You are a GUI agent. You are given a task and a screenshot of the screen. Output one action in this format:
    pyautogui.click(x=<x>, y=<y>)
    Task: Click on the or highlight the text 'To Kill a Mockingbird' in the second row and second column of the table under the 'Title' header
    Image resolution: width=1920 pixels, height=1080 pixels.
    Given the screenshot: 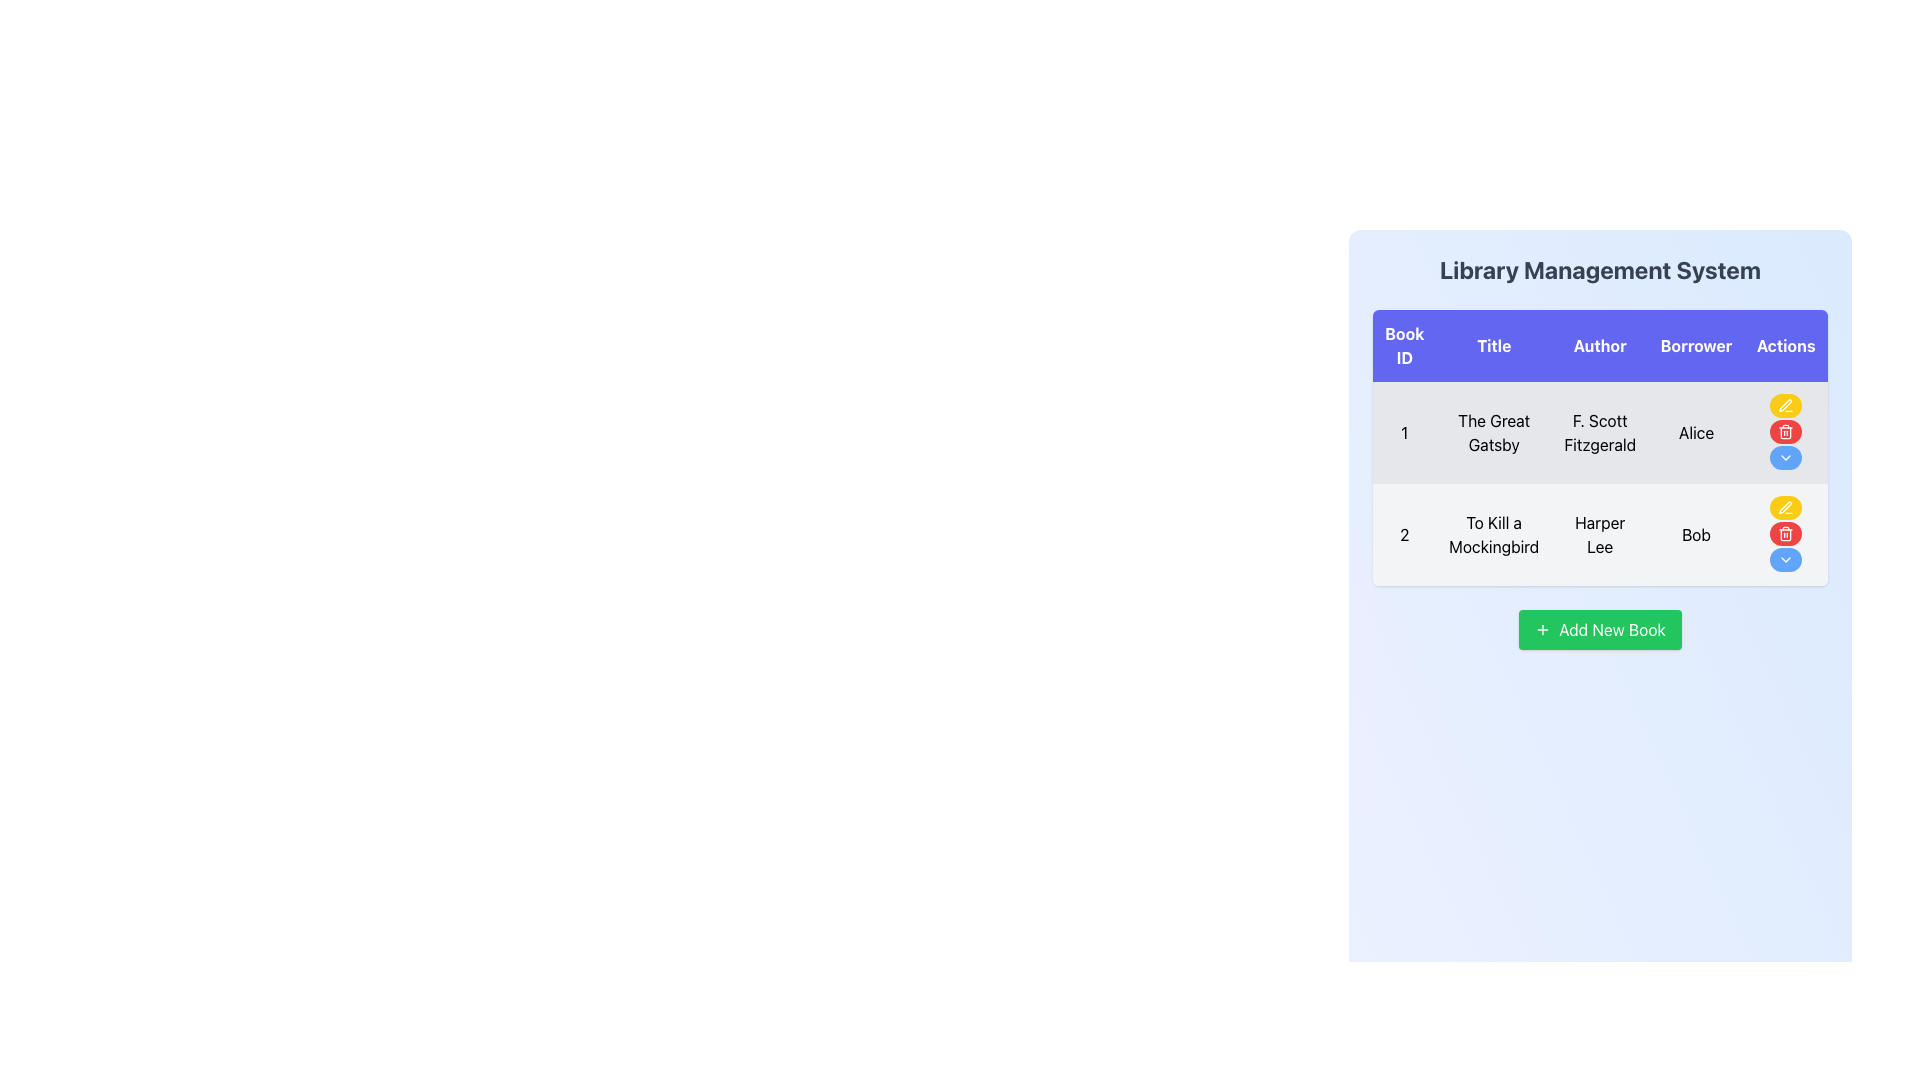 What is the action you would take?
    pyautogui.click(x=1493, y=534)
    